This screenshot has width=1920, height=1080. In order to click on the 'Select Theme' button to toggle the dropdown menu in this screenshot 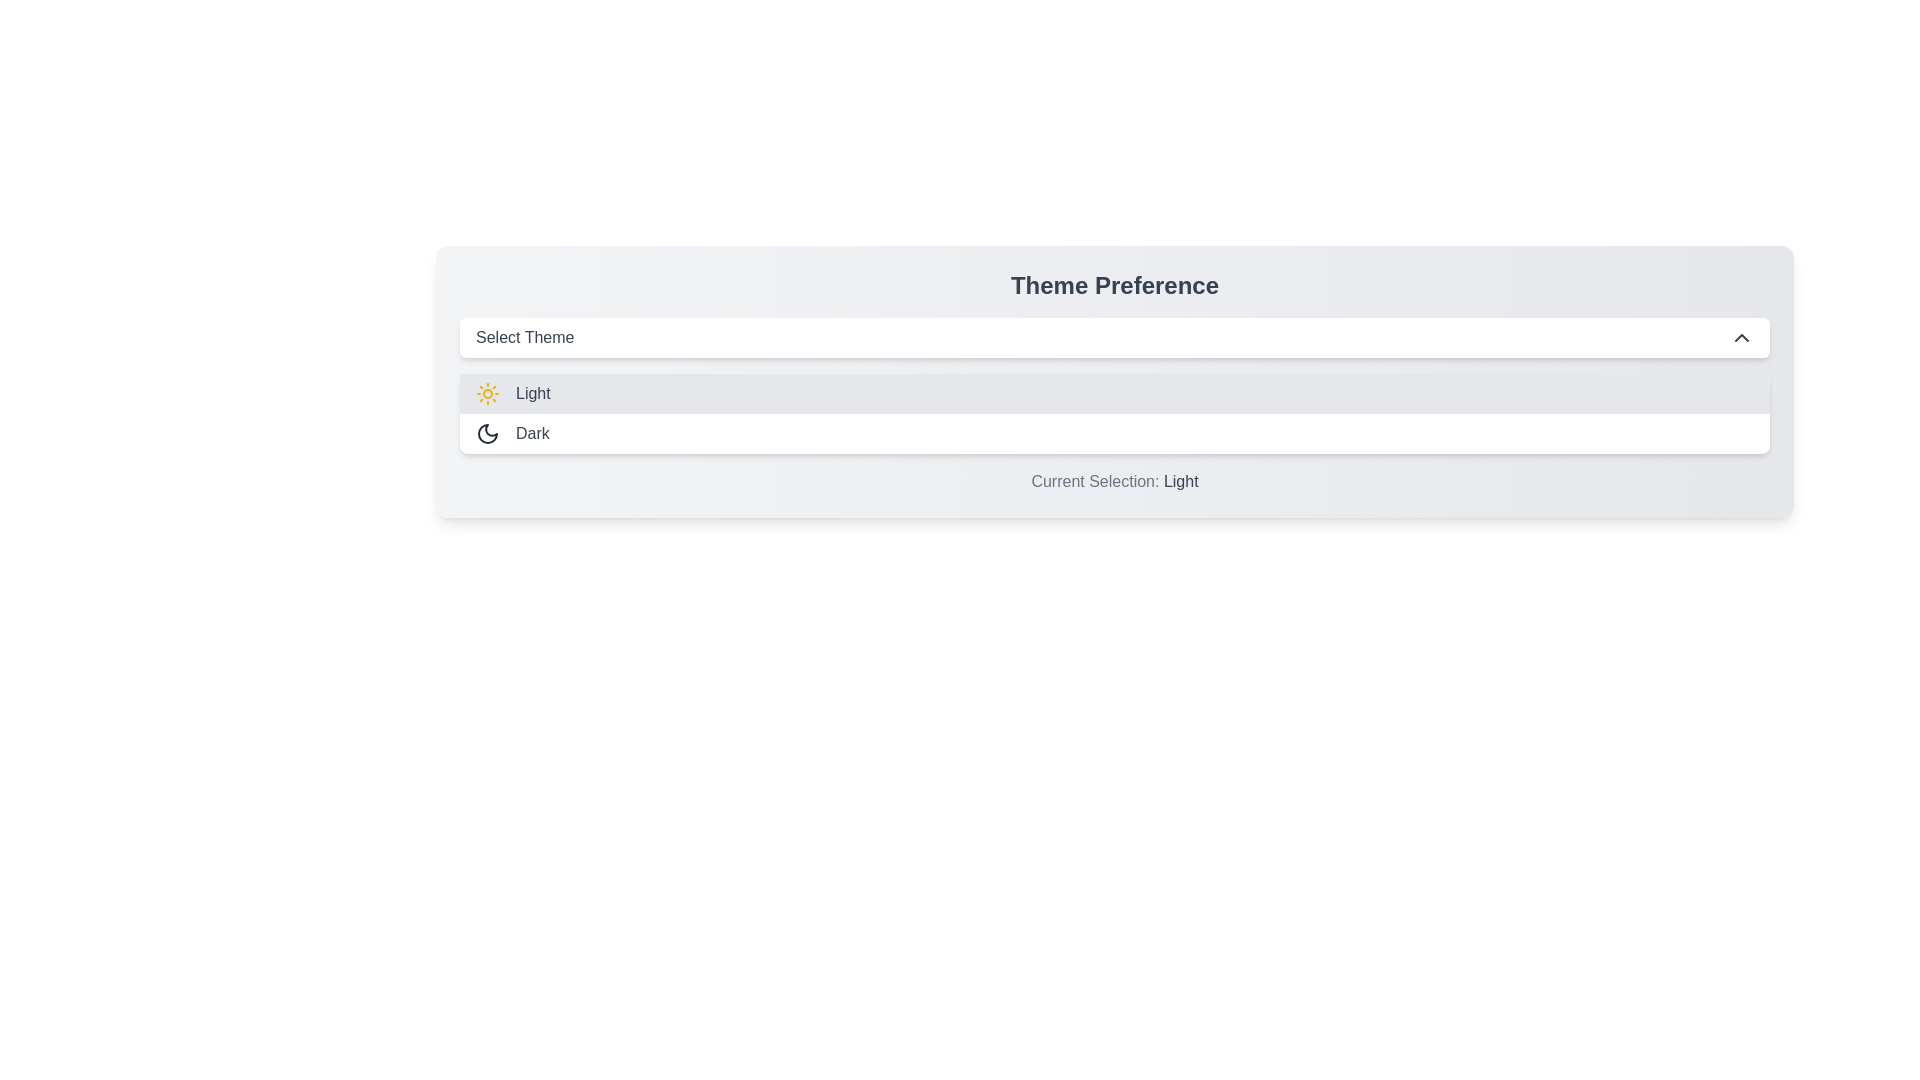, I will do `click(1113, 337)`.